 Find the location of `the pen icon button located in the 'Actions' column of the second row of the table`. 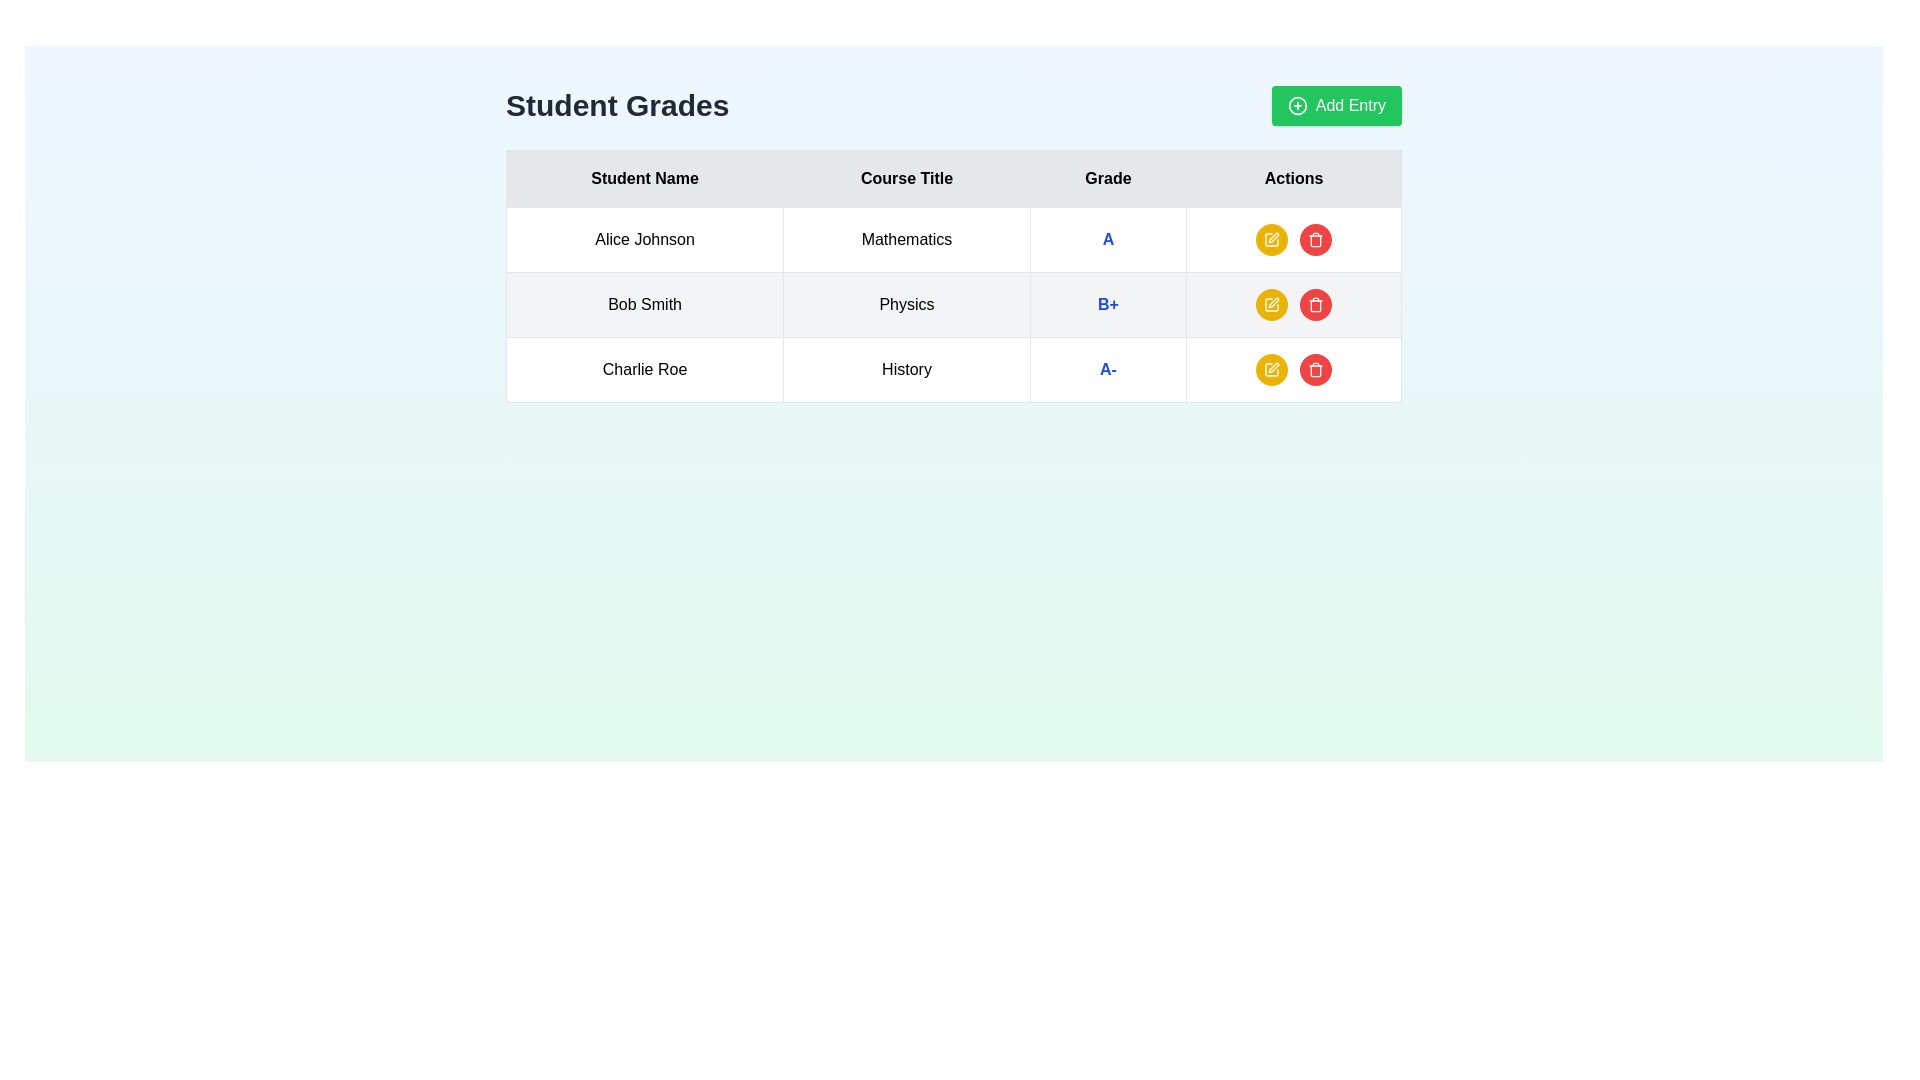

the pen icon button located in the 'Actions' column of the second row of the table is located at coordinates (1273, 303).